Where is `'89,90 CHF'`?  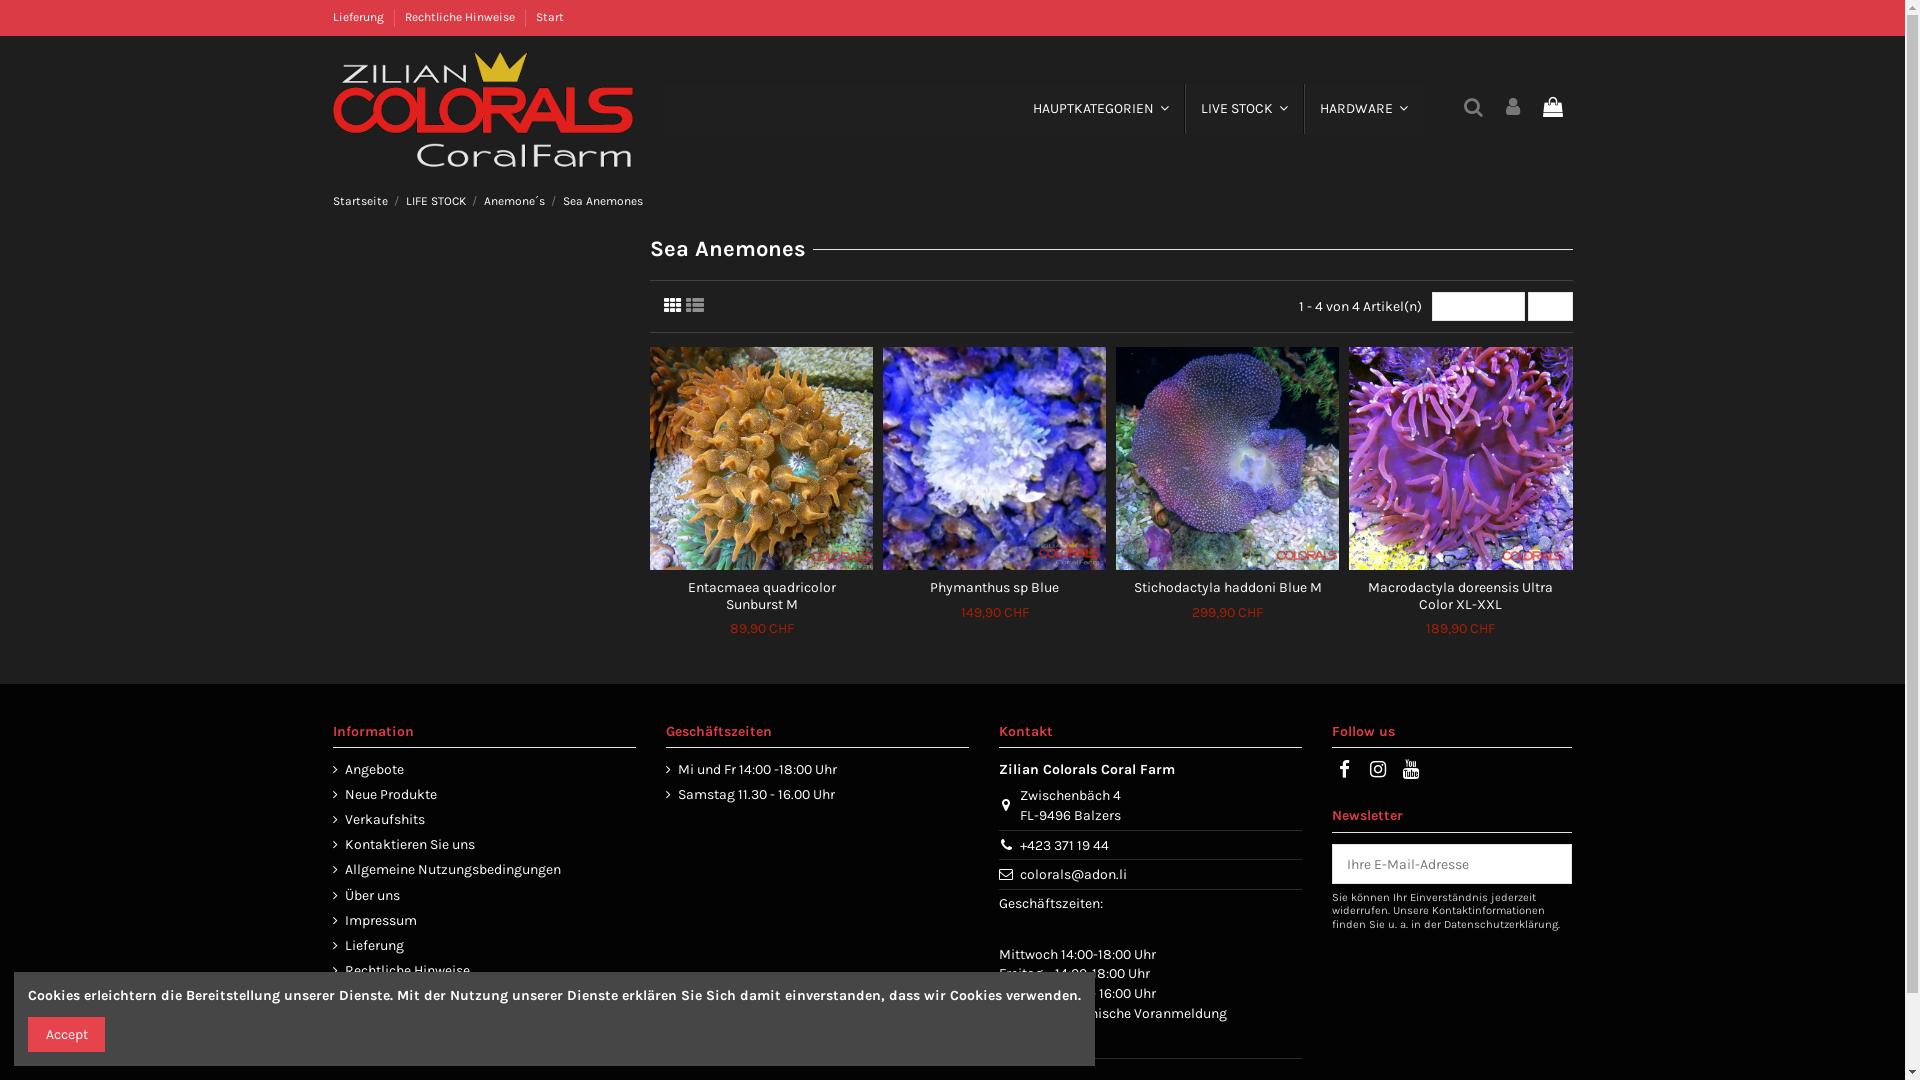
'89,90 CHF' is located at coordinates (728, 627).